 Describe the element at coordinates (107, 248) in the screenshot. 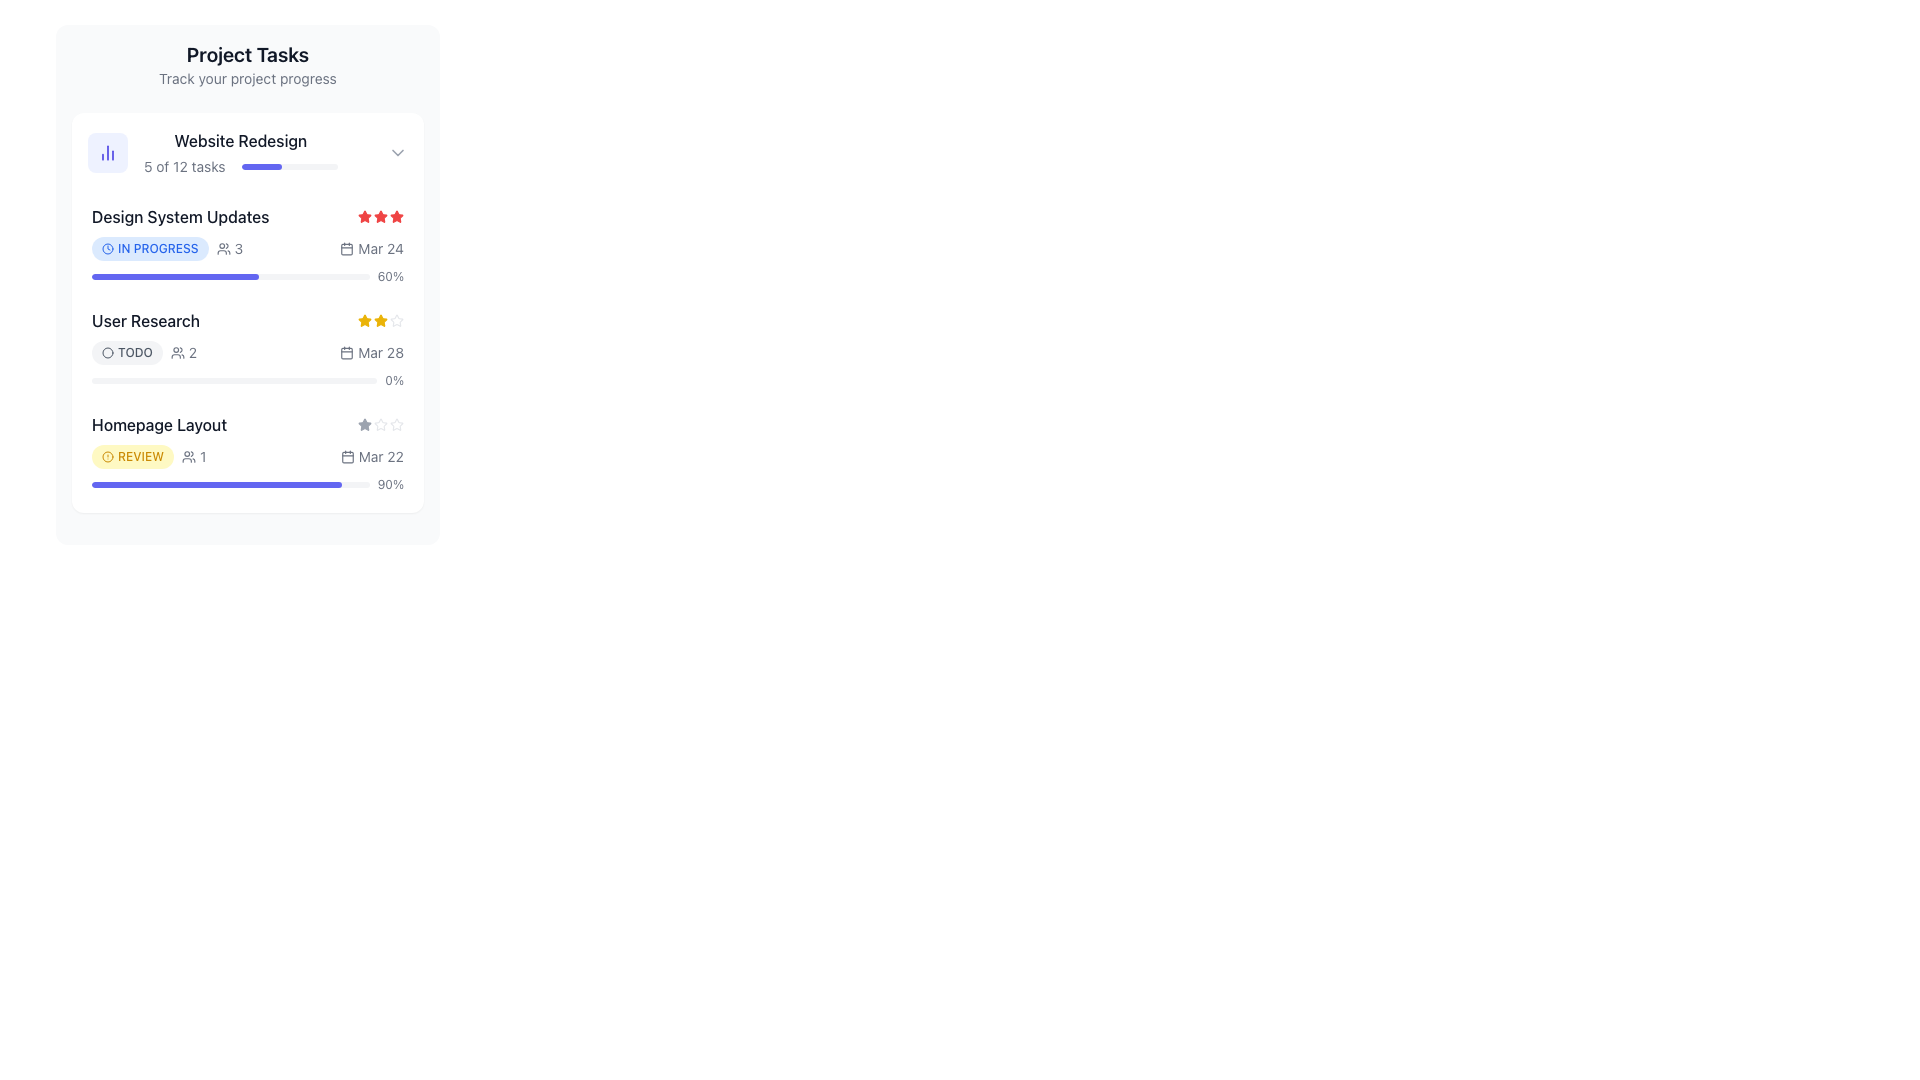

I see `the clock icon indicating the status of the task 'IN PROGRESS' within the blue badge for 'Design System Updates'` at that location.